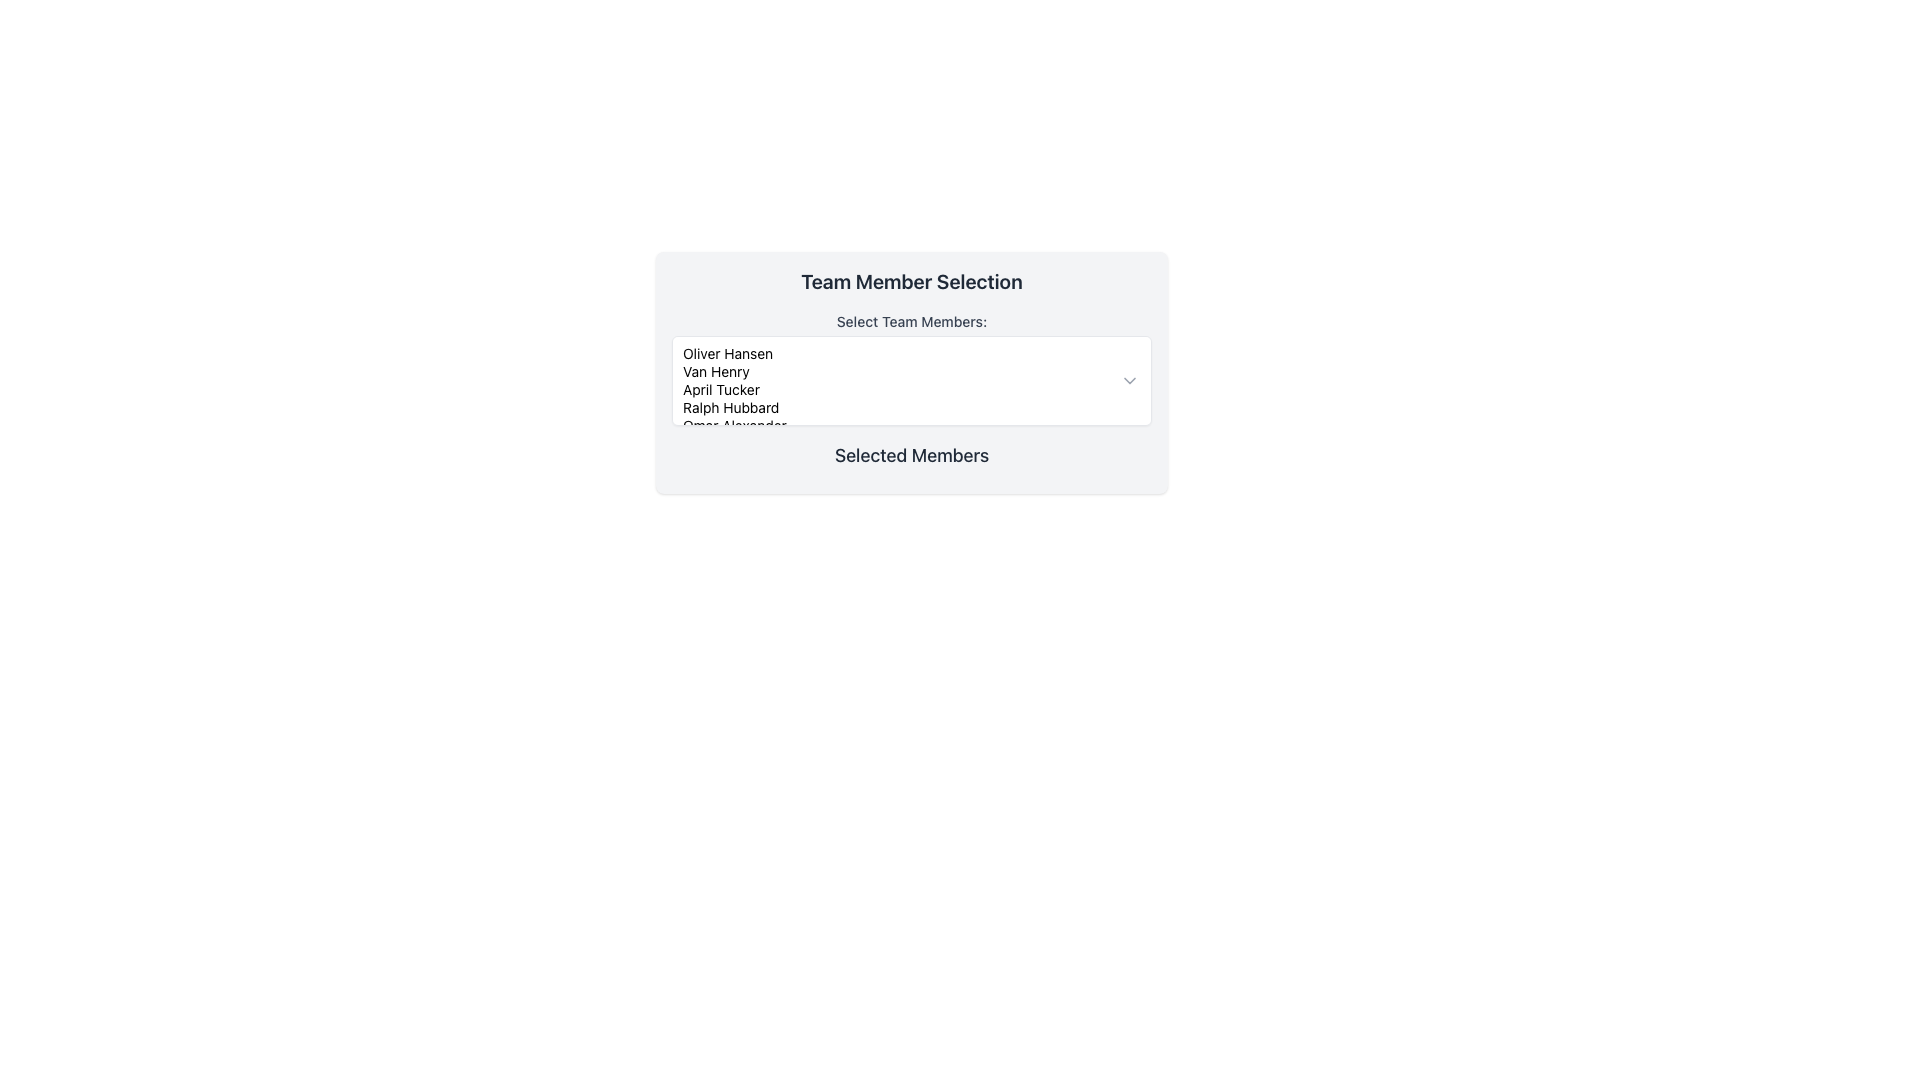 Image resolution: width=1920 pixels, height=1080 pixels. I want to click on to select the dropdown list item displaying 'Omar Alexander' in black font against a white background, which is the fifth item in the dropdown list, so click(895, 424).